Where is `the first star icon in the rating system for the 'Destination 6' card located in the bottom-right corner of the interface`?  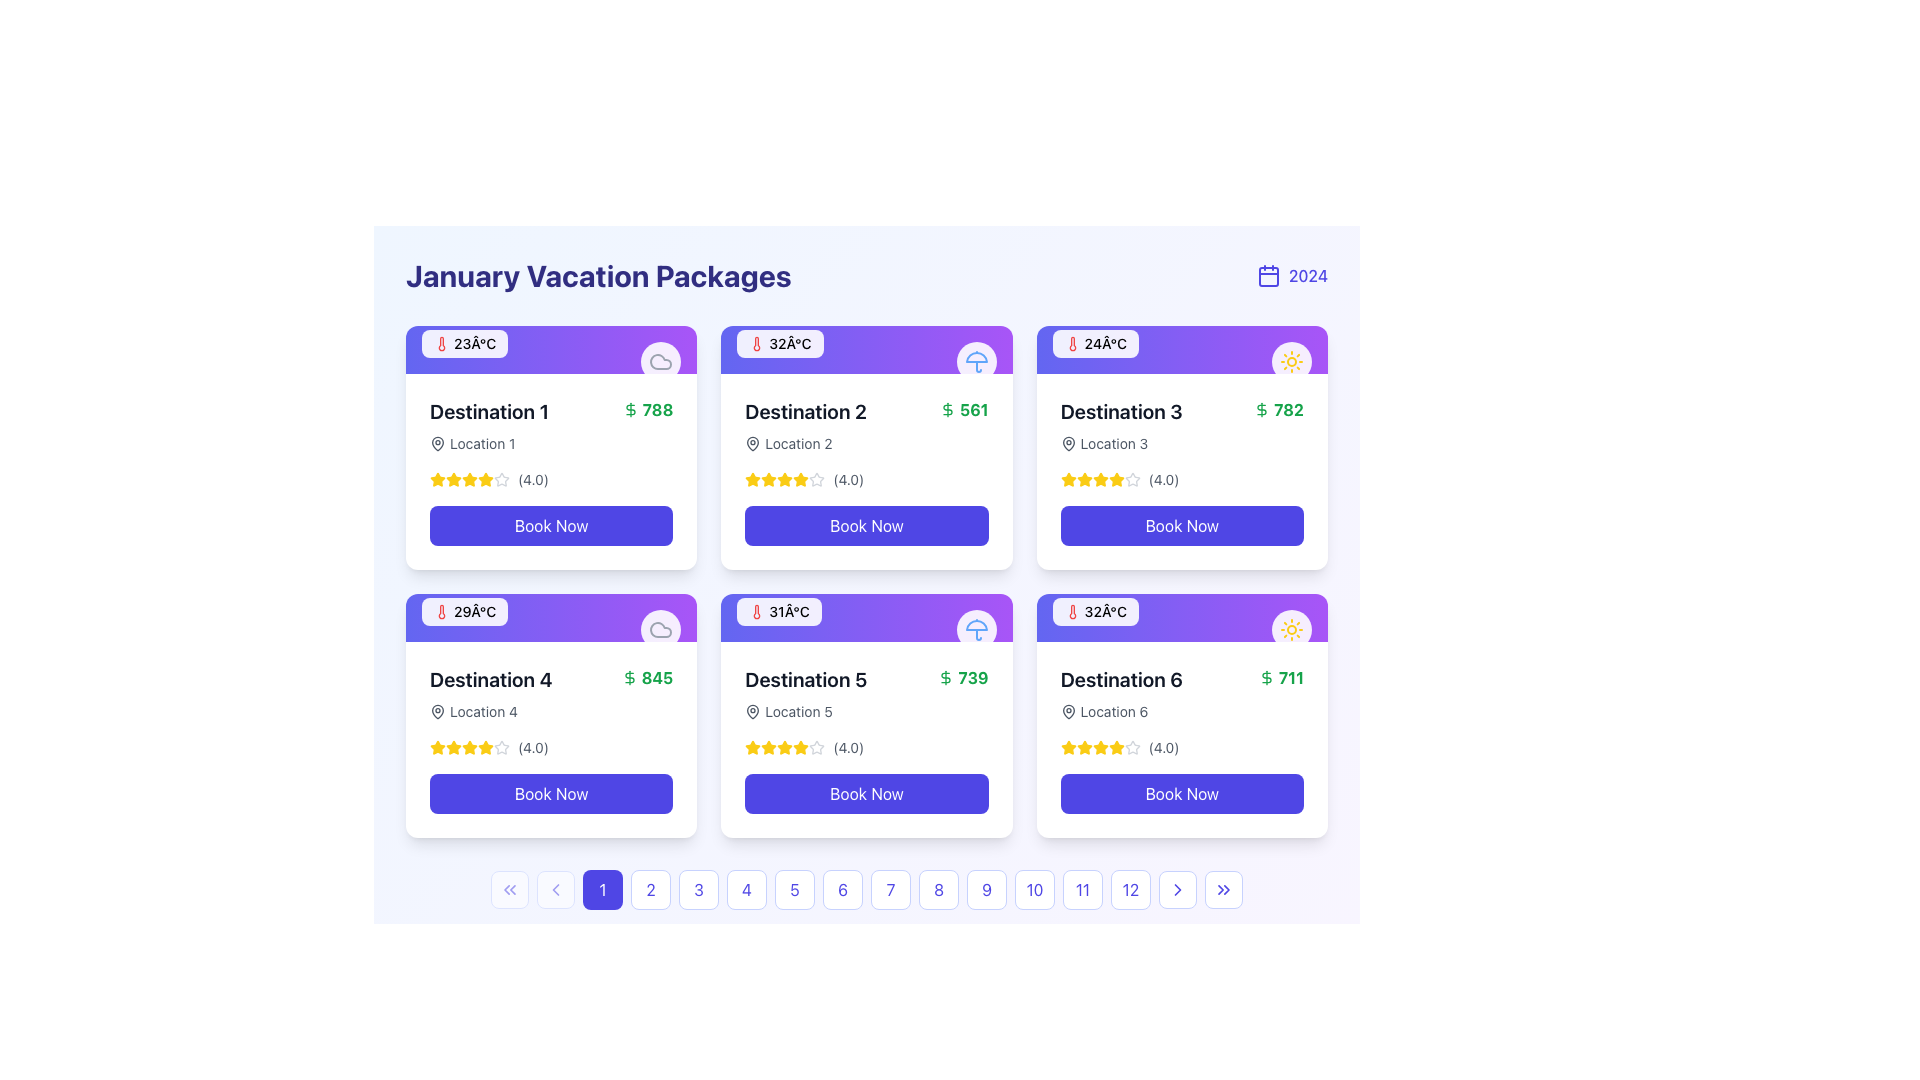 the first star icon in the rating system for the 'Destination 6' card located in the bottom-right corner of the interface is located at coordinates (1067, 748).